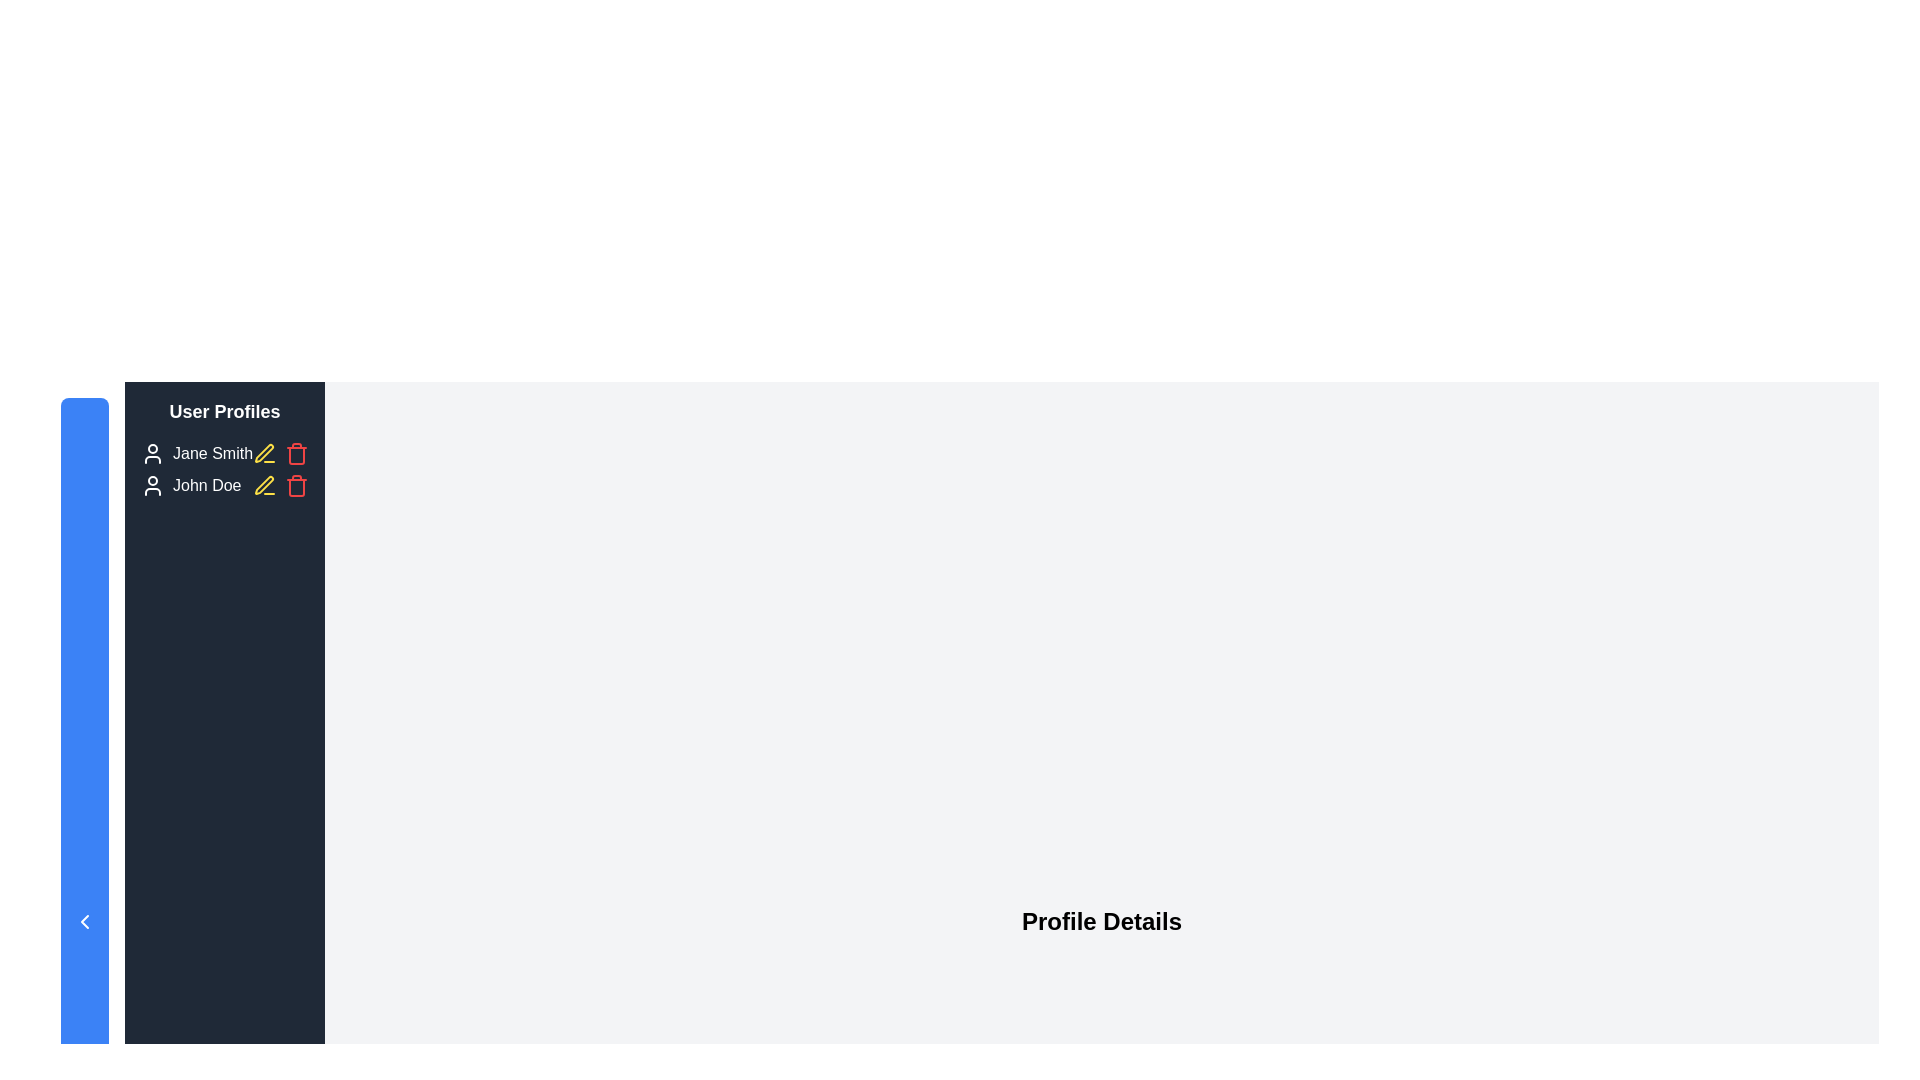  Describe the element at coordinates (191, 486) in the screenshot. I see `the user profile list item for 'John Doe'` at that location.